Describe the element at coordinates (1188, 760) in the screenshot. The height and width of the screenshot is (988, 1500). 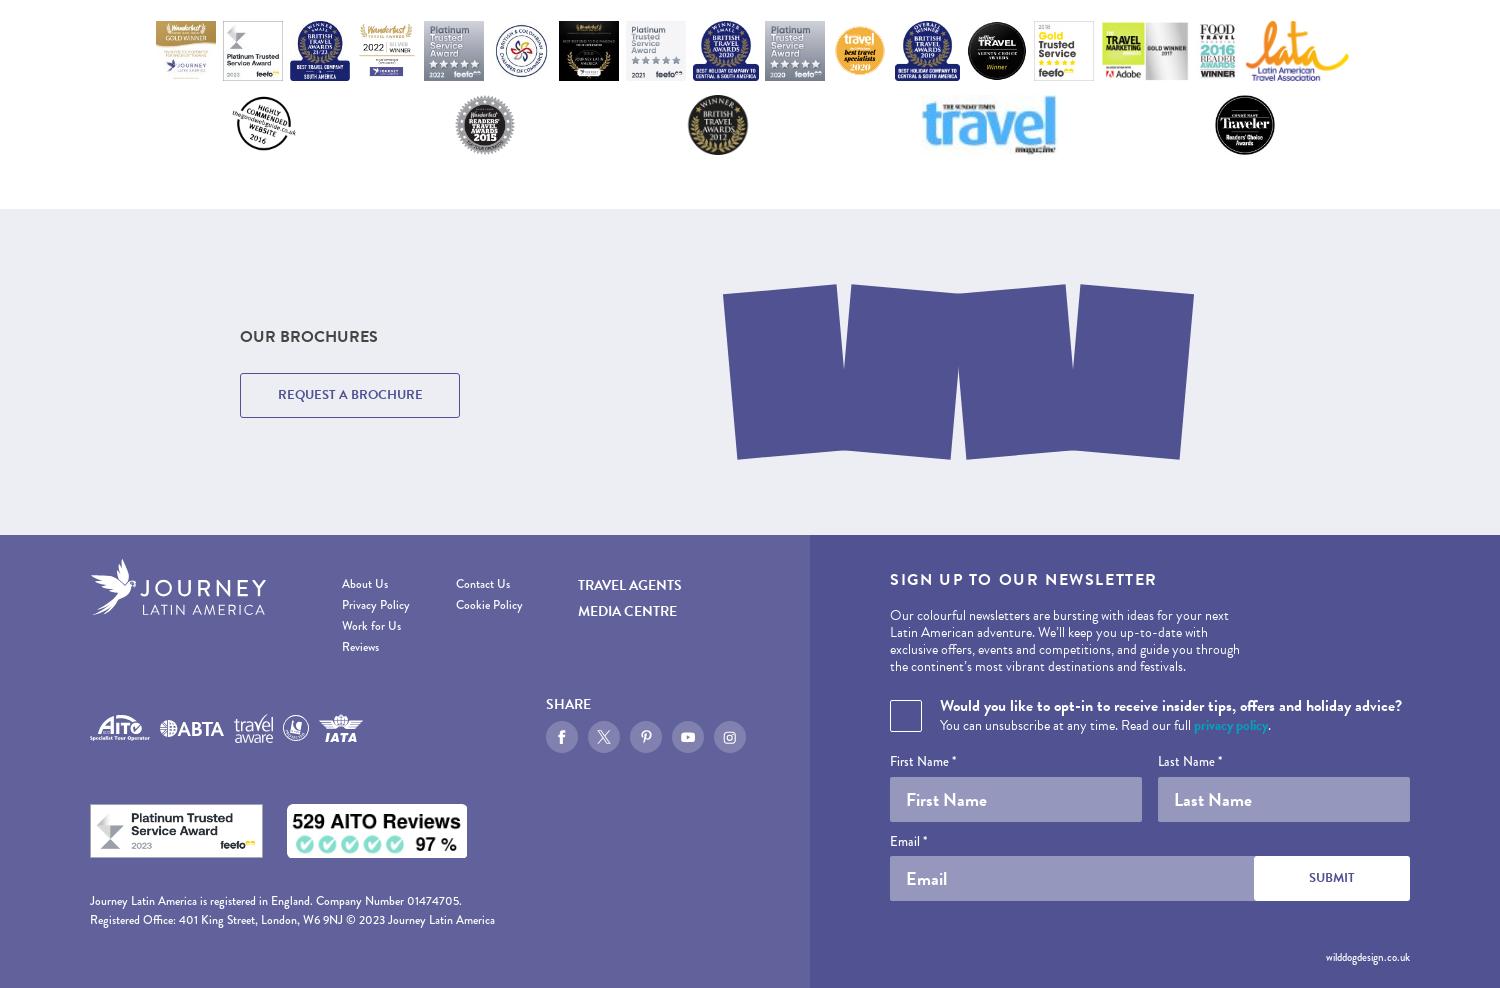
I see `'Last Name *'` at that location.